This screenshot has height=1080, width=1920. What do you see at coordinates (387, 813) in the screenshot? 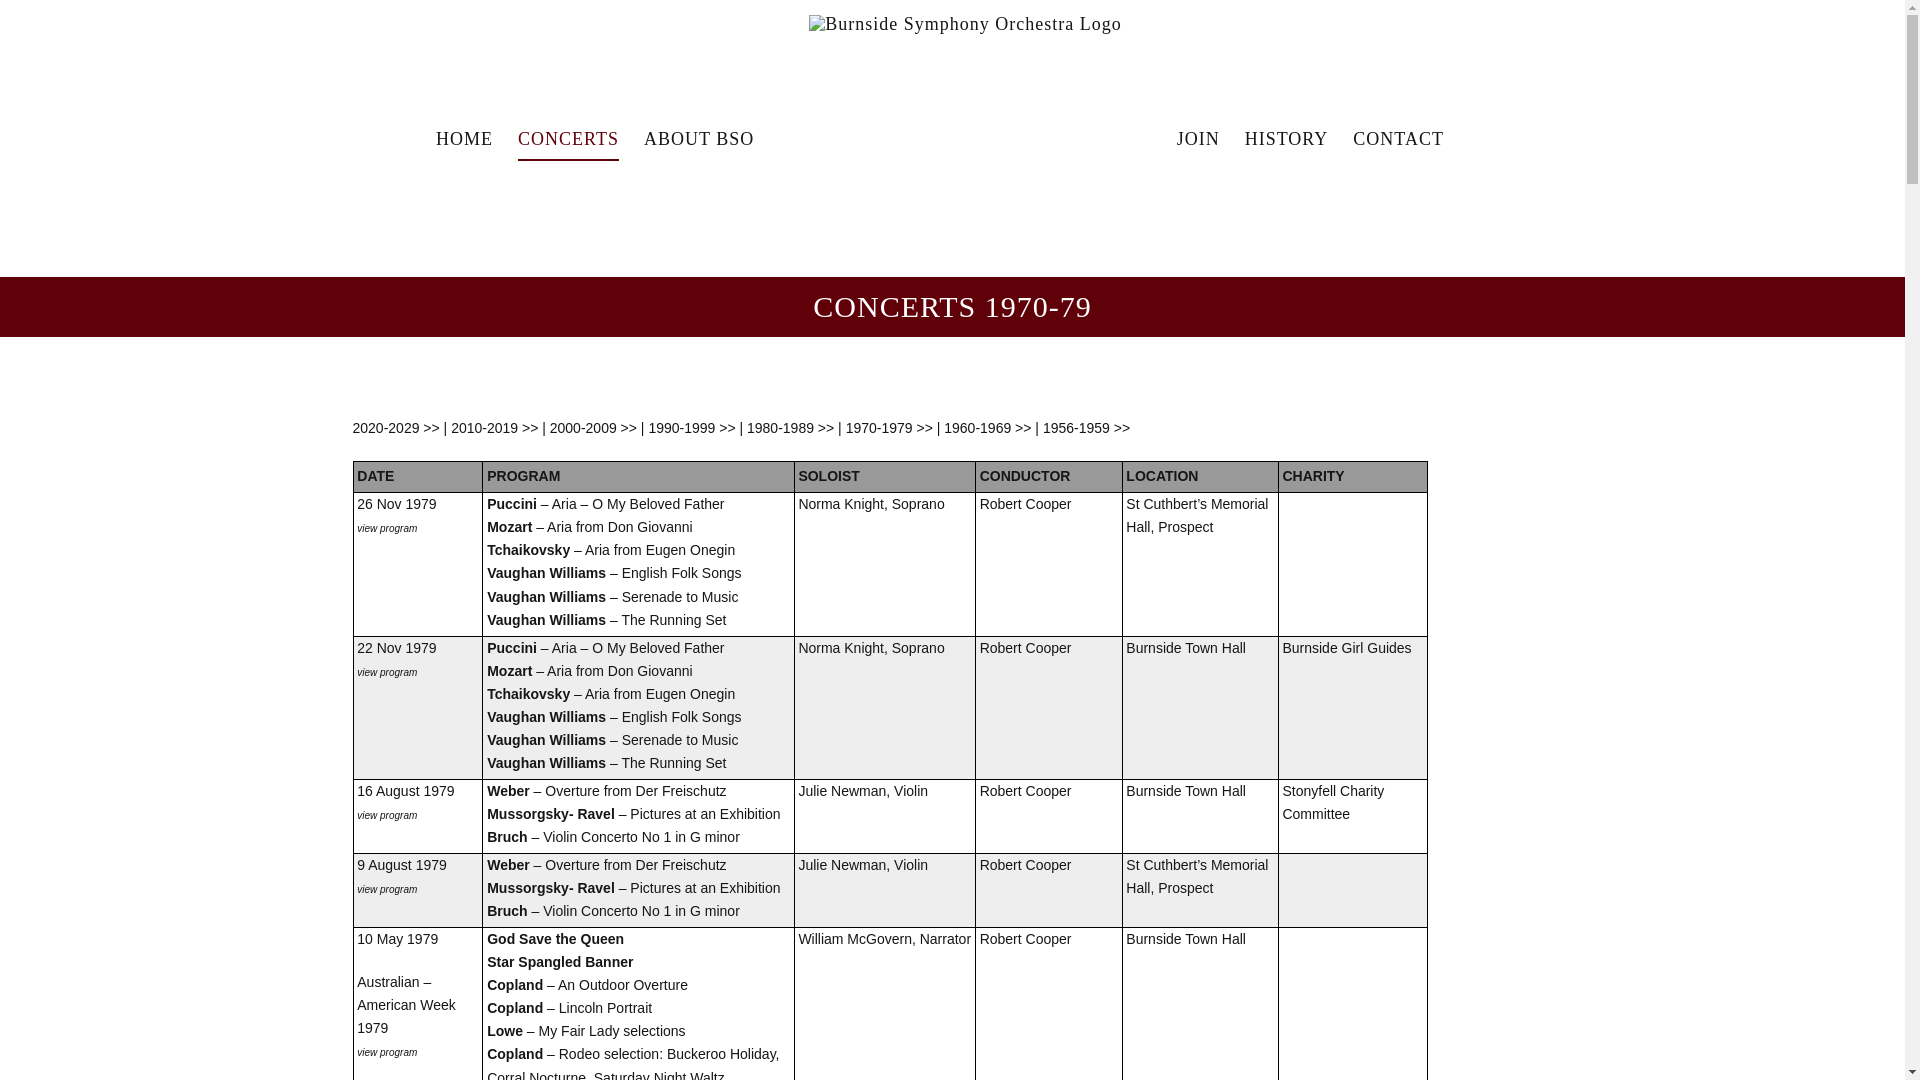
I see `'view program'` at bounding box center [387, 813].